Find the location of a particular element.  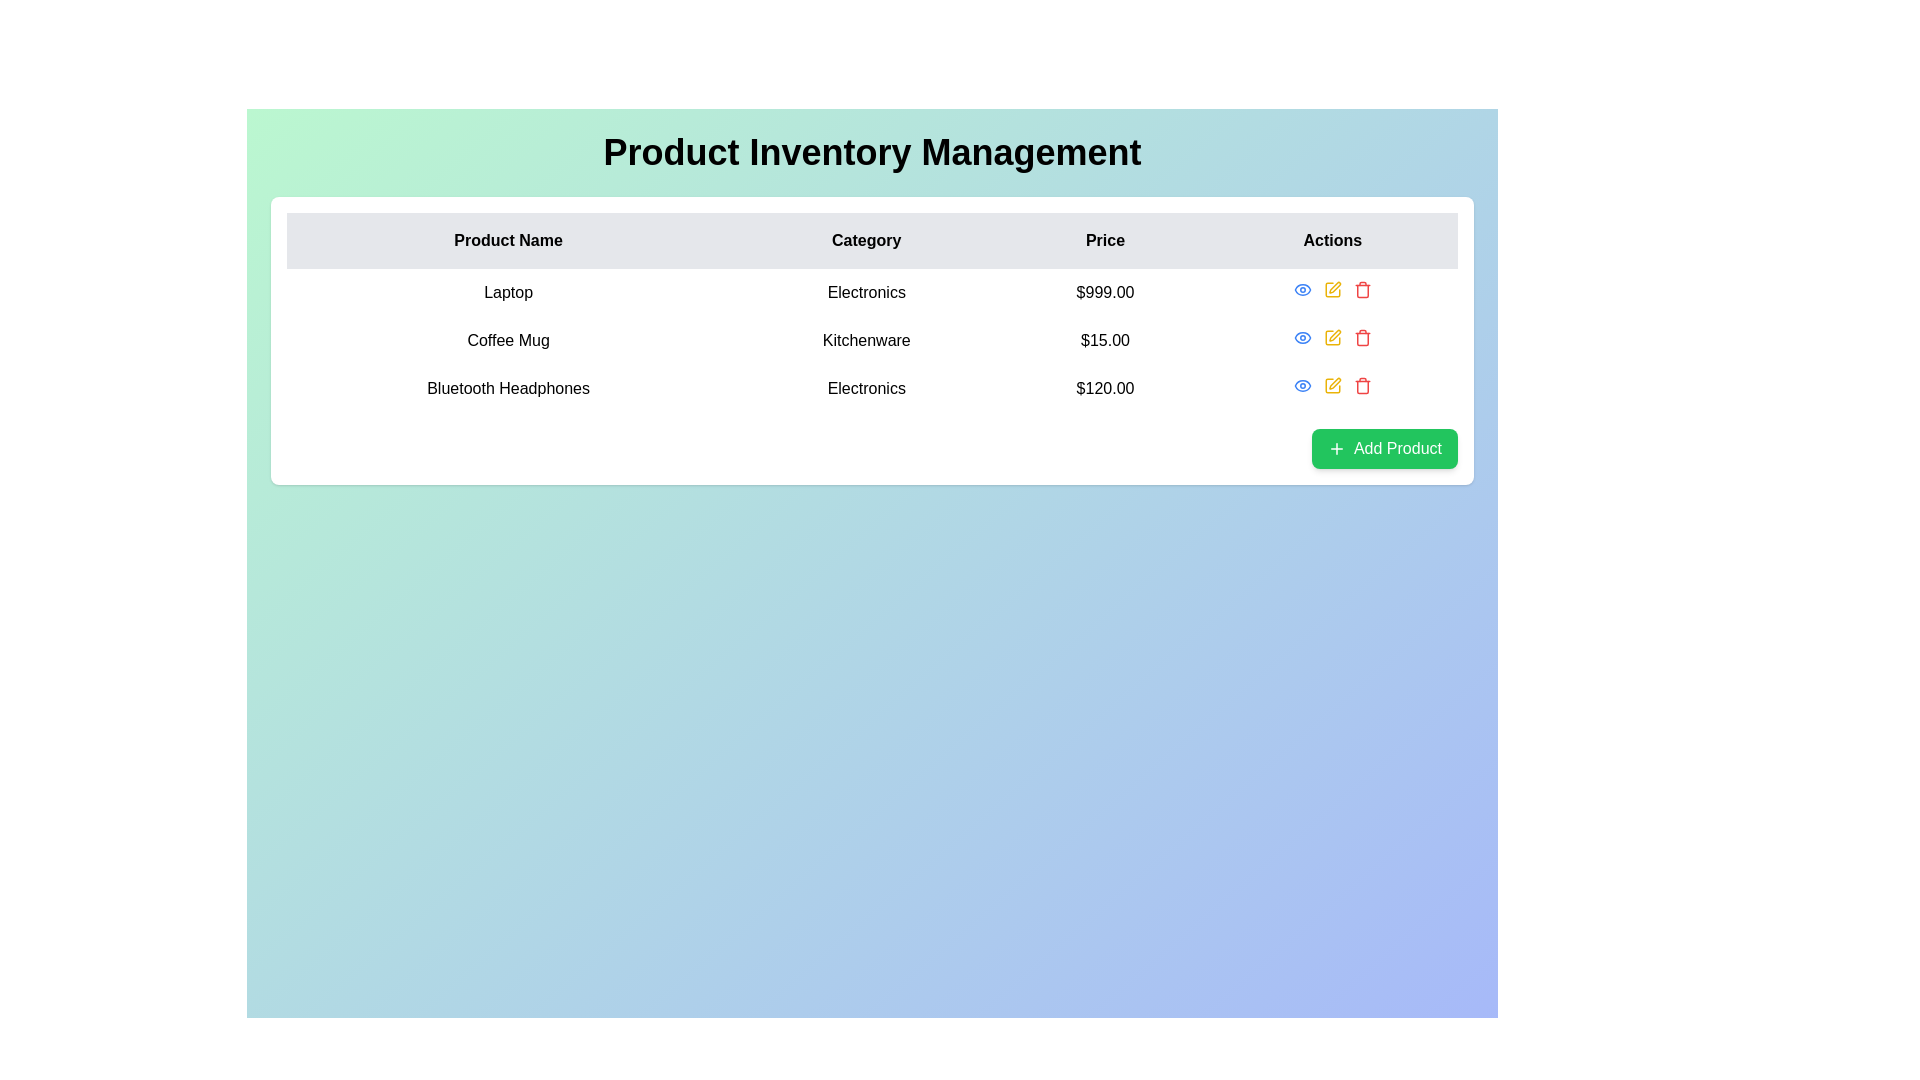

the 'Category' text label in the second column of the third row in the product table, which indicates the product category next to 'Bluetooth Headphones' is located at coordinates (866, 389).